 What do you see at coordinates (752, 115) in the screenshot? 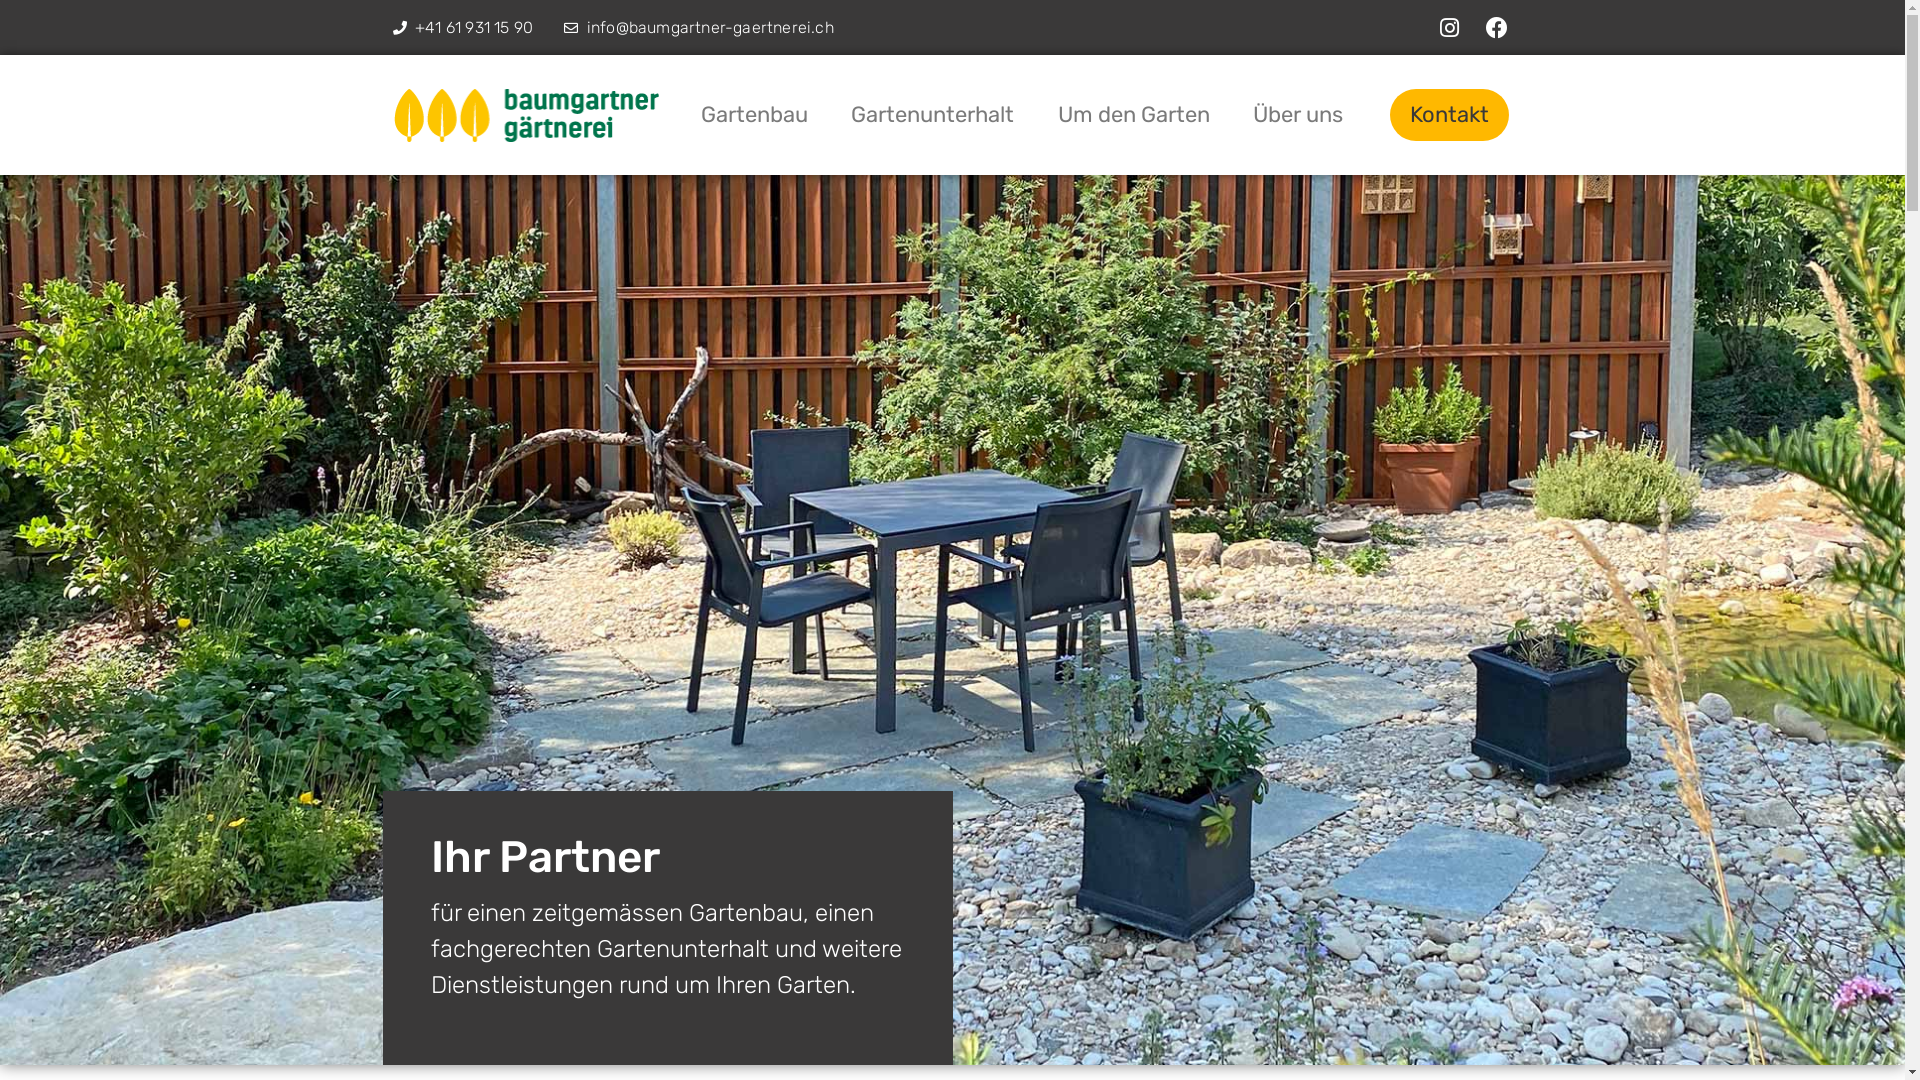
I see `'Gartenbau'` at bounding box center [752, 115].